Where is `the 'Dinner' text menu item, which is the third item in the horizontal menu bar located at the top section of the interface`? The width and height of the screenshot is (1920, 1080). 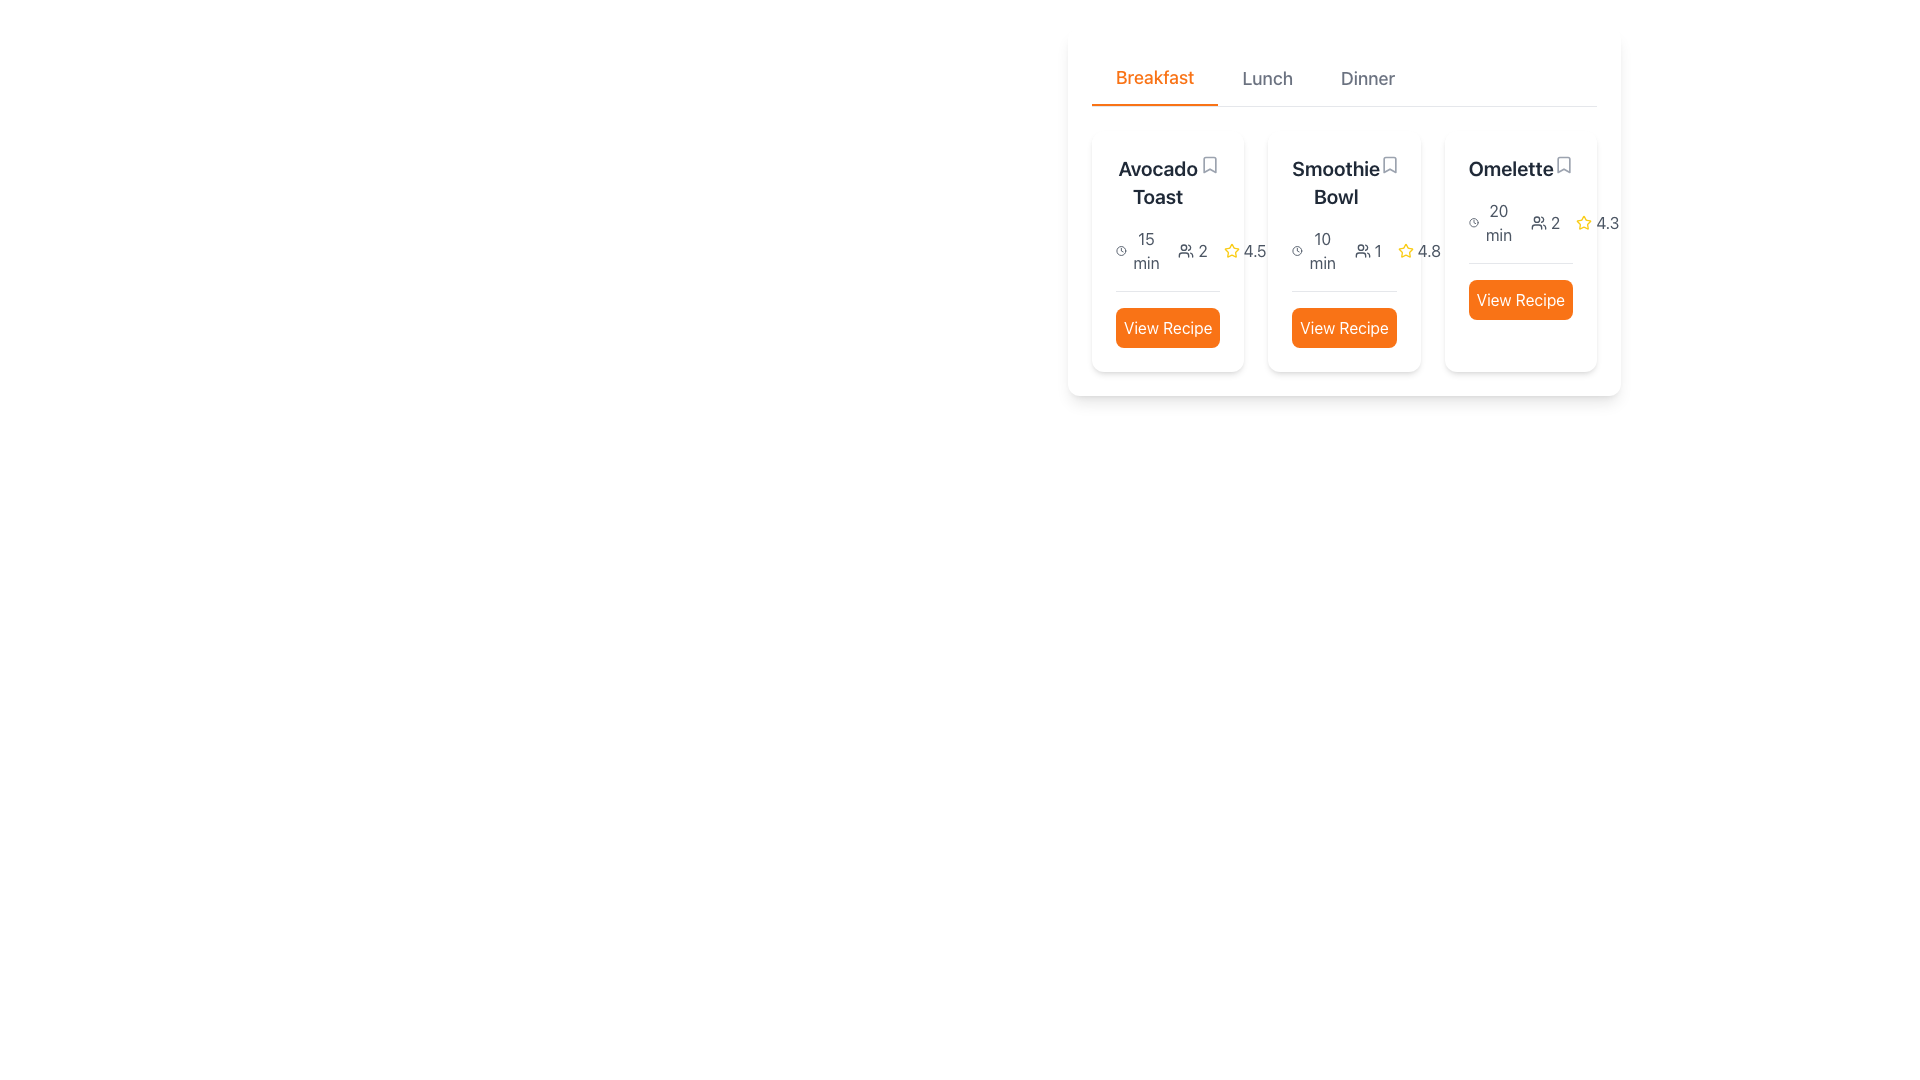 the 'Dinner' text menu item, which is the third item in the horizontal menu bar located at the top section of the interface is located at coordinates (1367, 77).